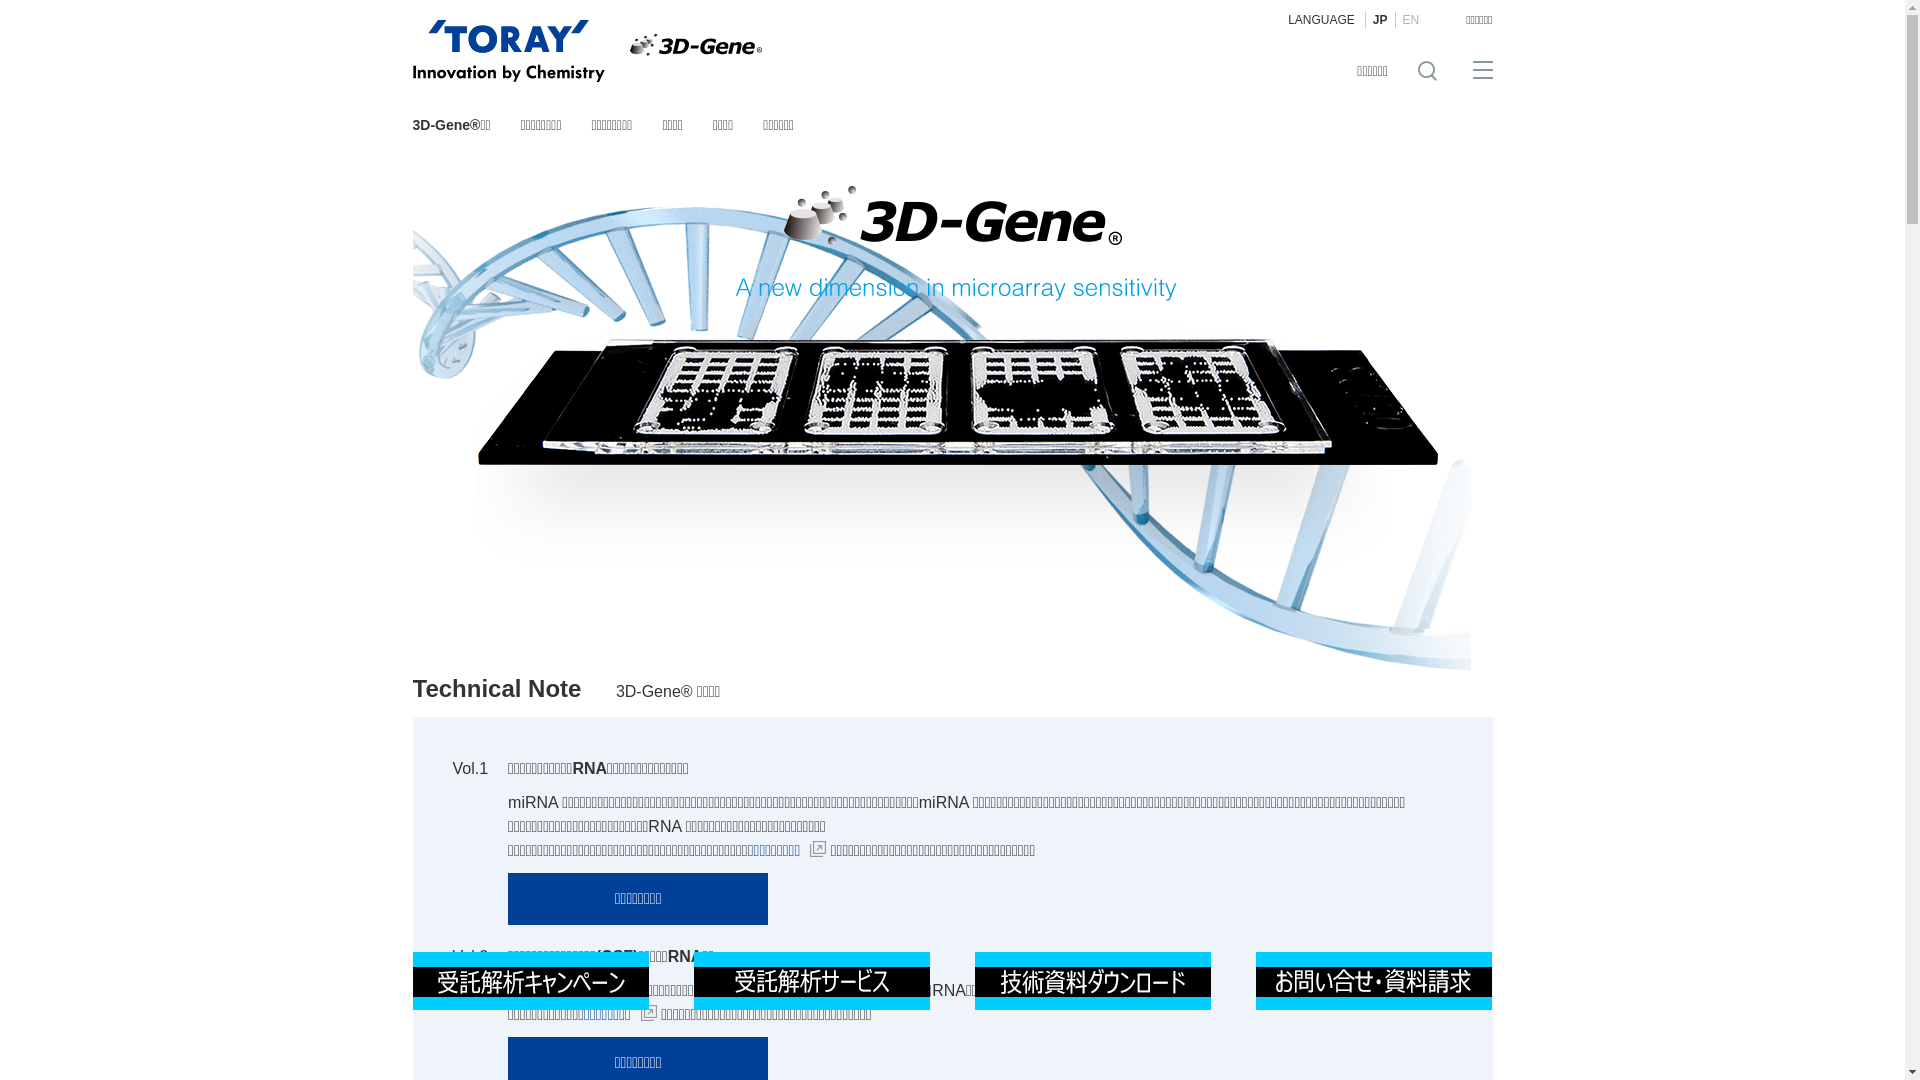 The width and height of the screenshot is (1920, 1080). What do you see at coordinates (1379, 19) in the screenshot?
I see `'JP'` at bounding box center [1379, 19].